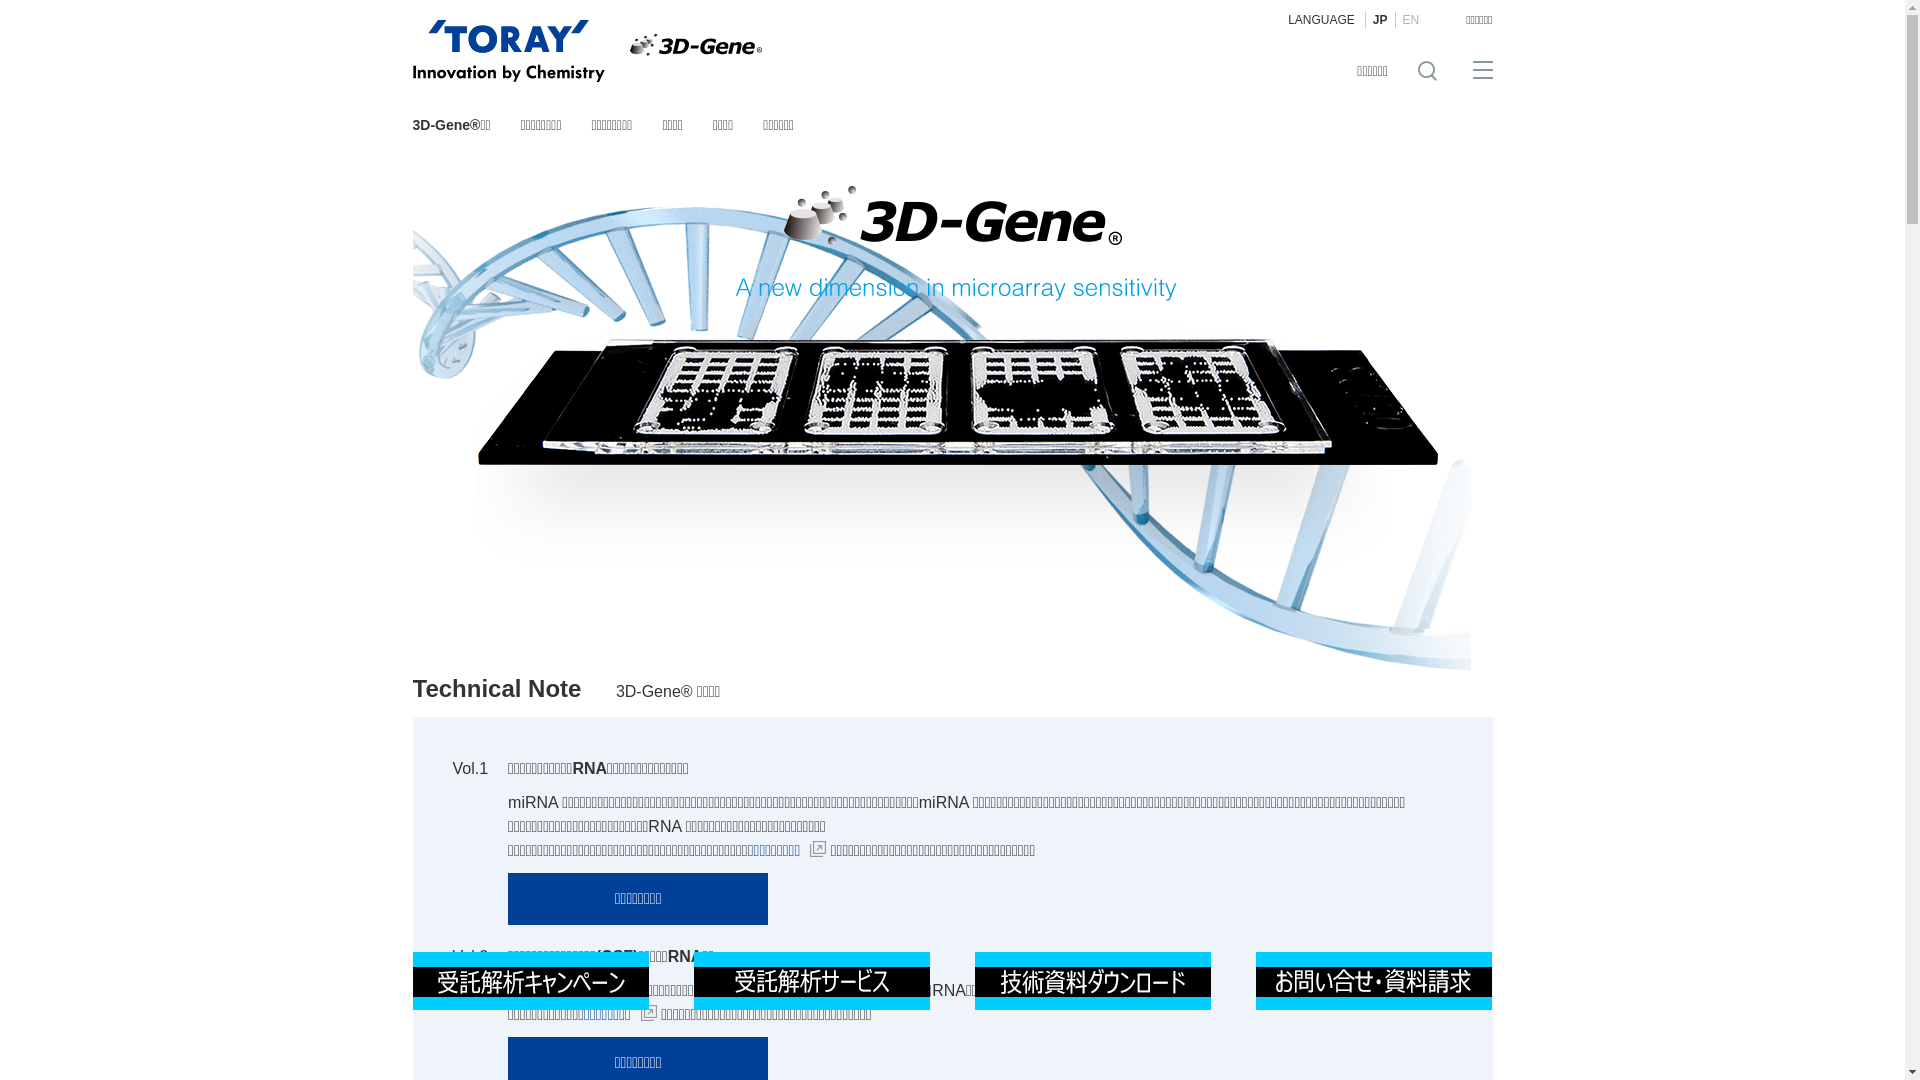 The width and height of the screenshot is (1920, 1080). What do you see at coordinates (1379, 19) in the screenshot?
I see `'JP'` at bounding box center [1379, 19].